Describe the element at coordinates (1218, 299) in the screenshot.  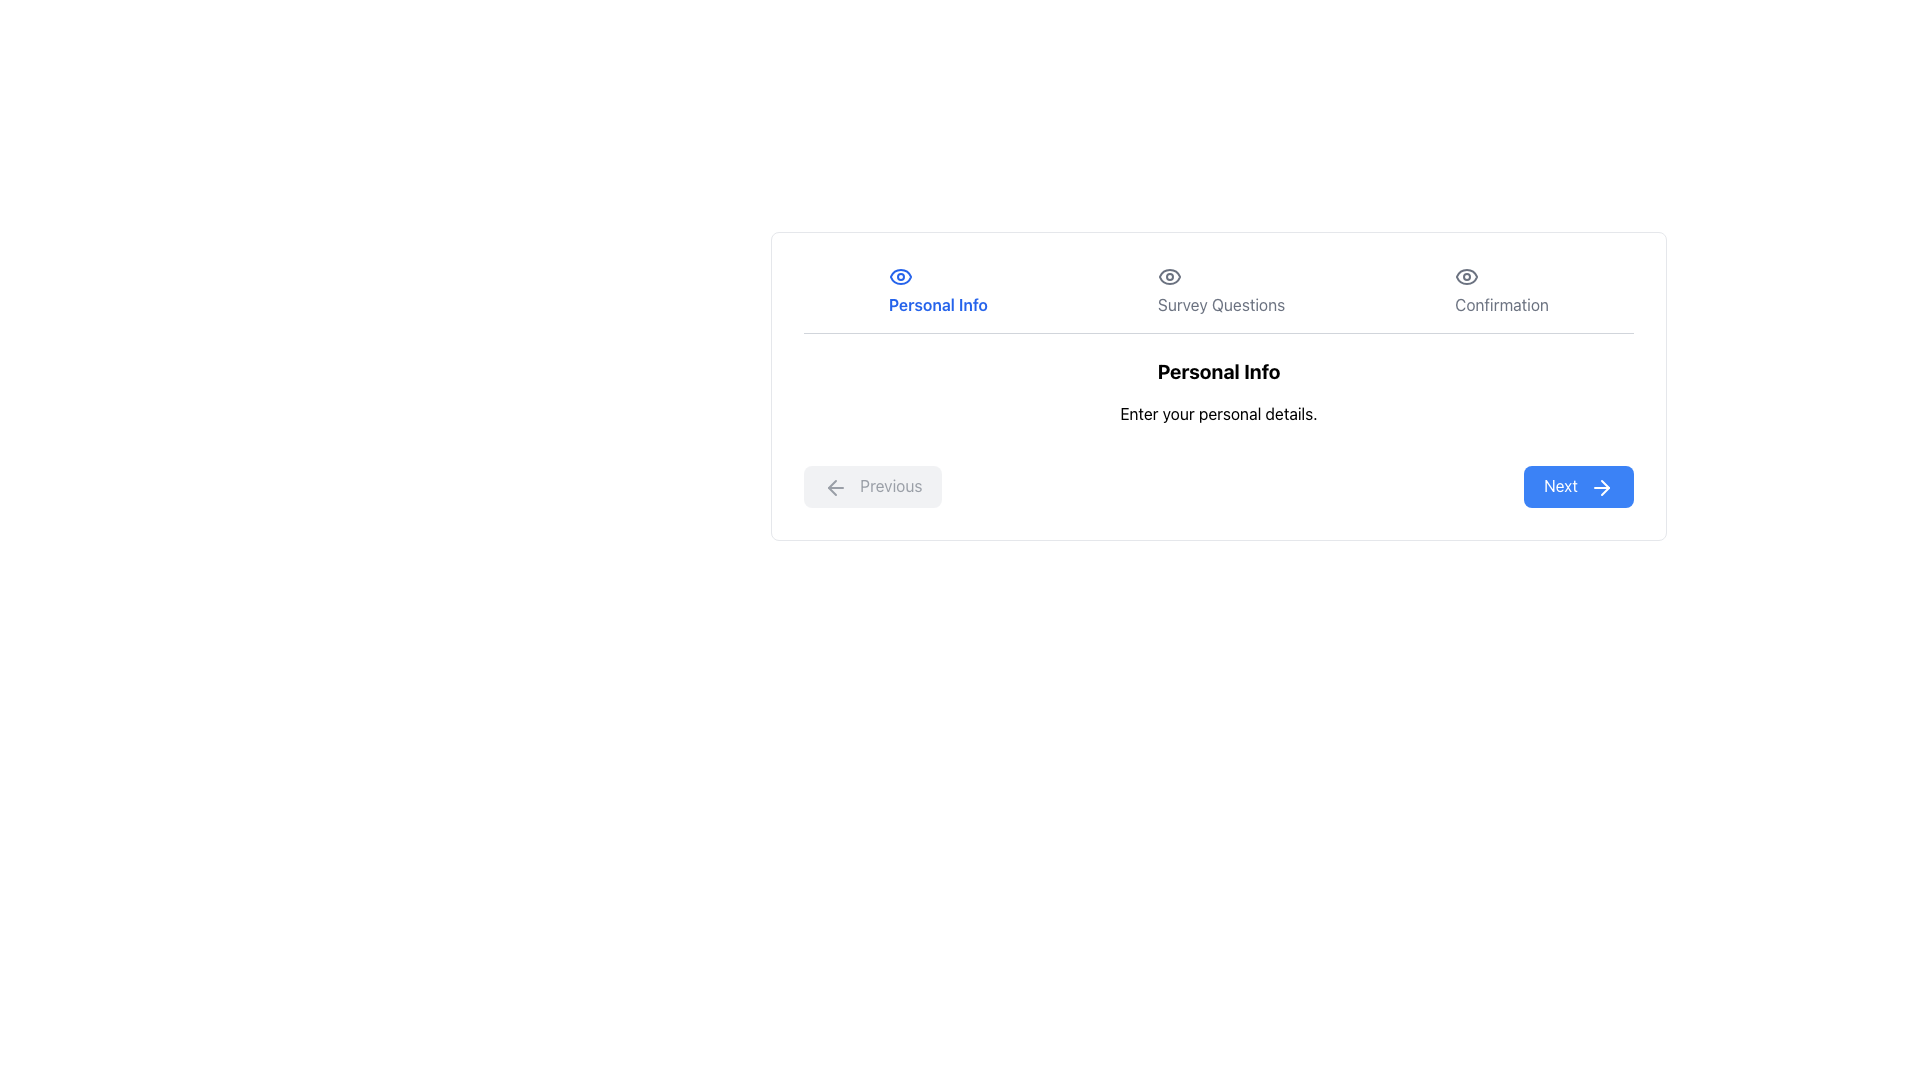
I see `the 'Survey Questions' tab of the Navigation progress bar, which features horizontally arranged tabs with icons` at that location.